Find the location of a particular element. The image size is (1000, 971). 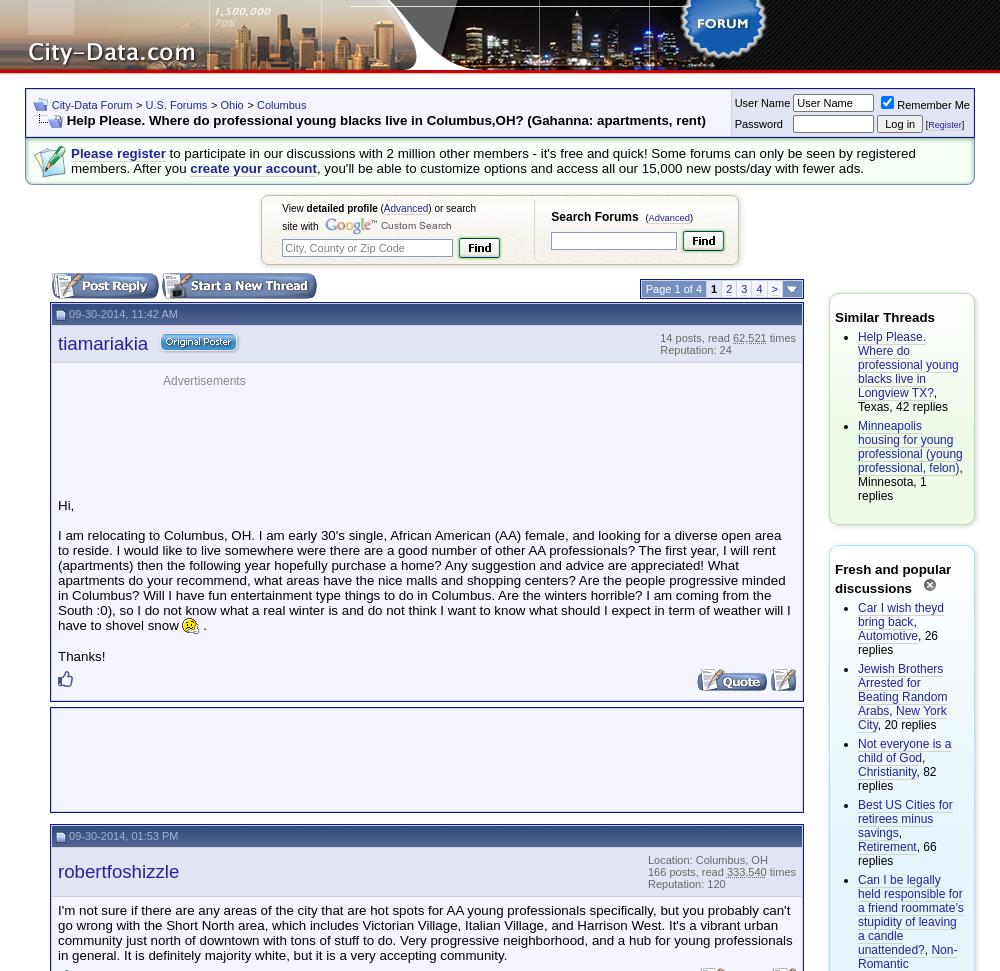

'Best US Cities for retirees minus savings' is located at coordinates (905, 818).